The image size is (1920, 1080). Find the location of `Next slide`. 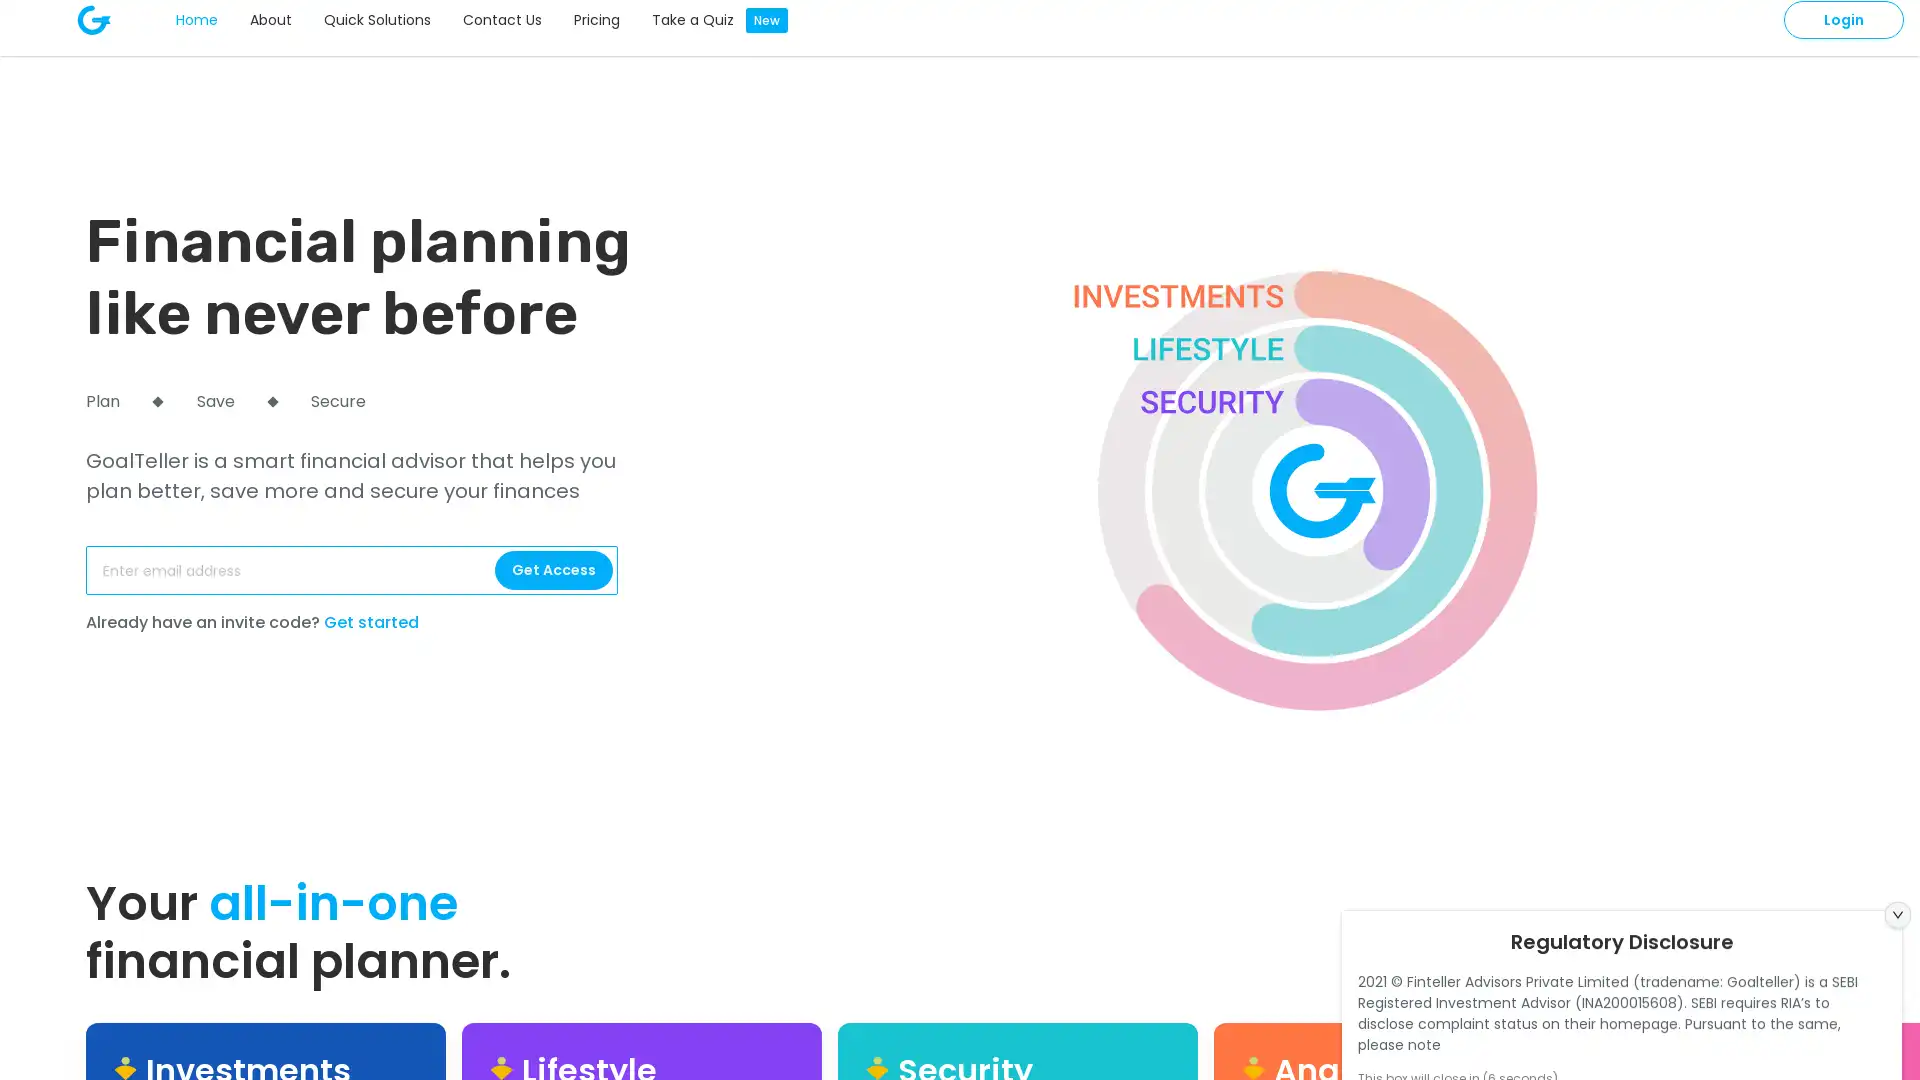

Next slide is located at coordinates (1895, 994).